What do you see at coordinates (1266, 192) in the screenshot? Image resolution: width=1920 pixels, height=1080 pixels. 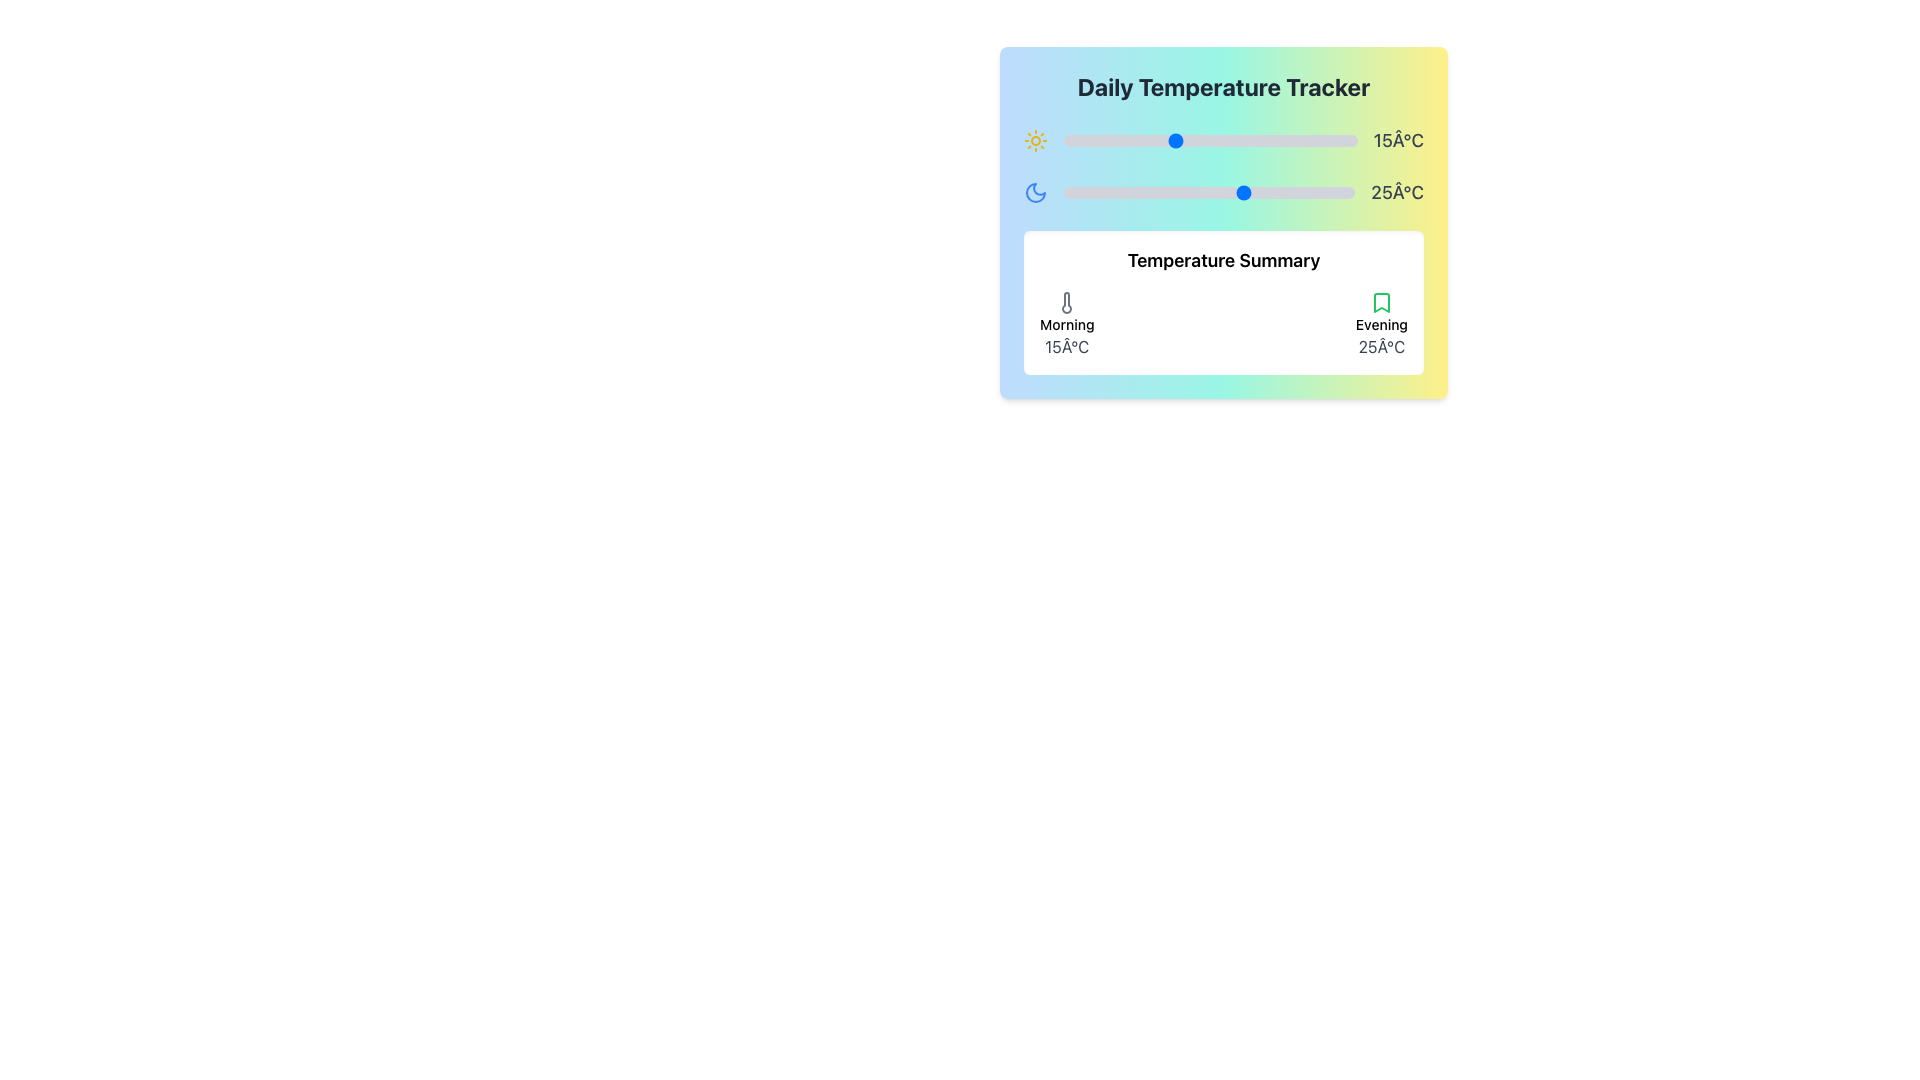 I see `the slider value` at bounding box center [1266, 192].